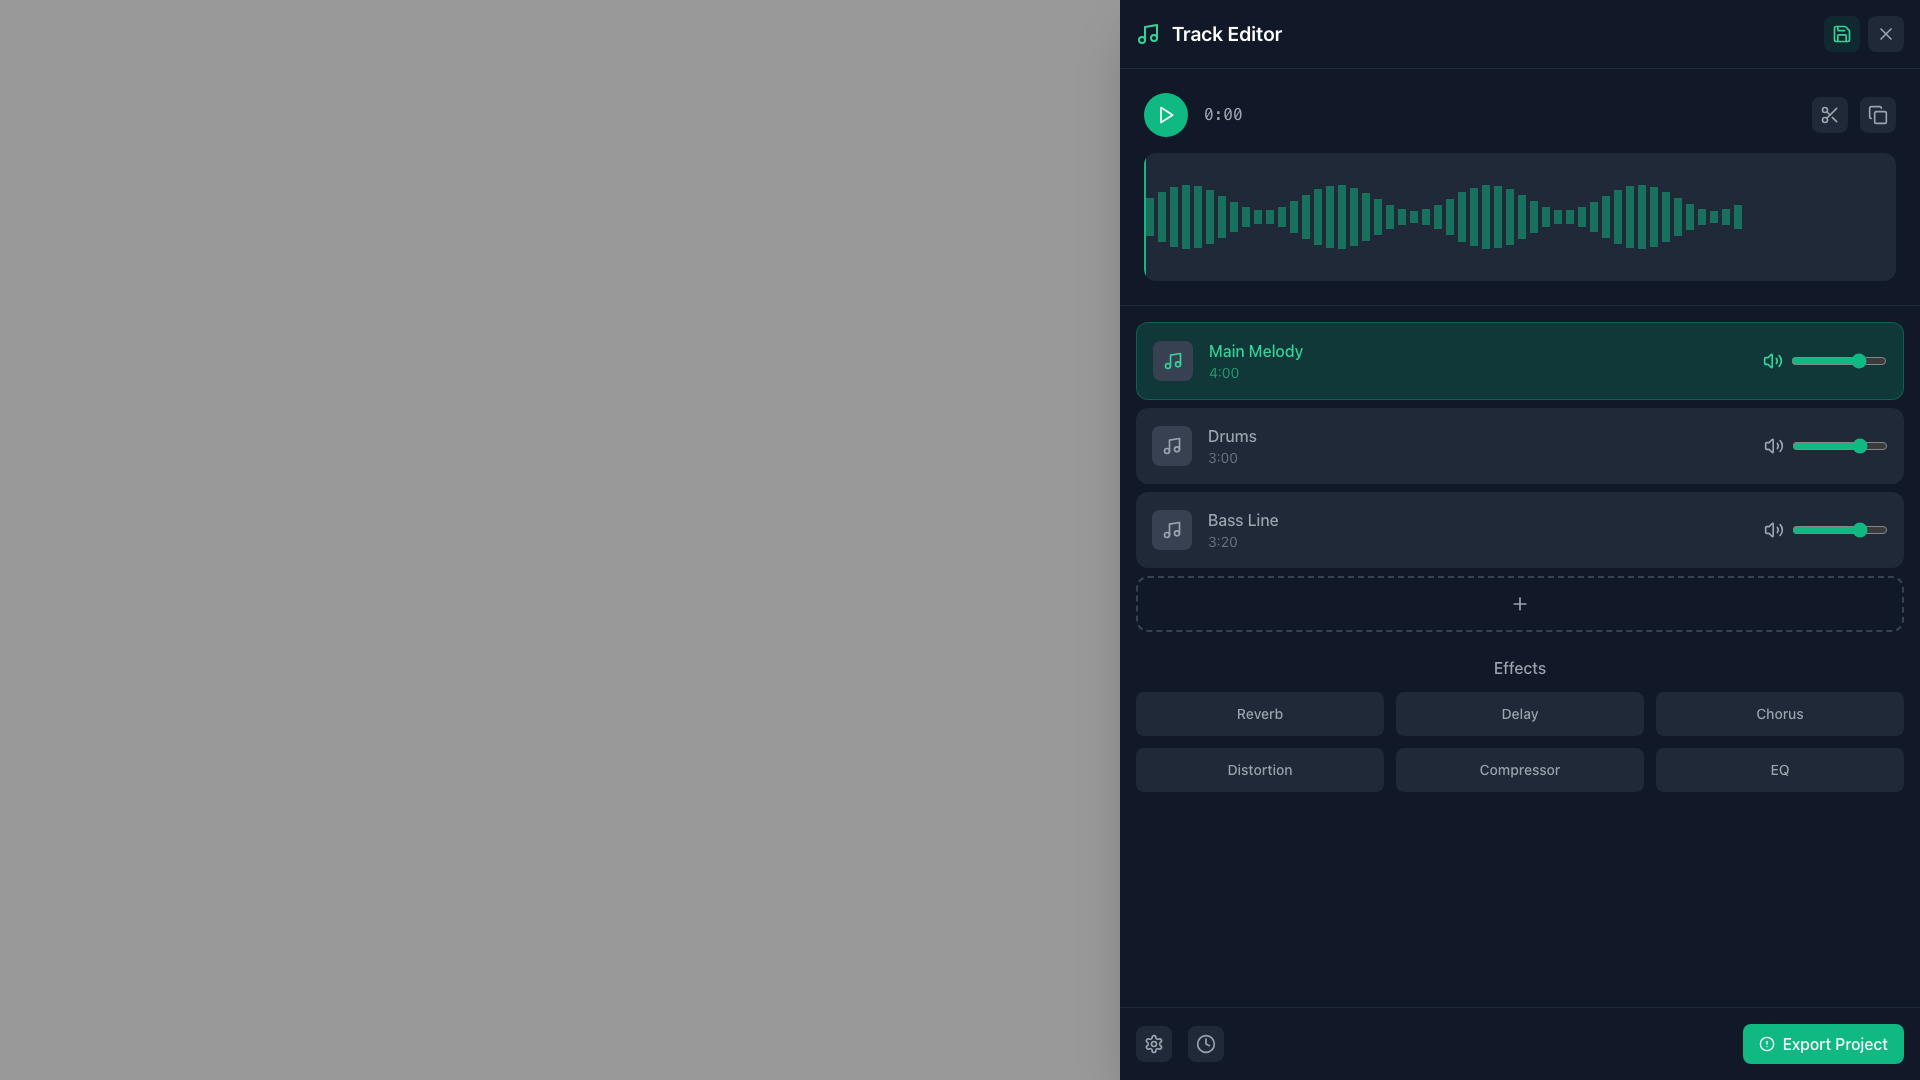 The height and width of the screenshot is (1080, 1920). Describe the element at coordinates (1256, 216) in the screenshot. I see `the 10th vertical green translucent bar in the waveform component of the Track Editor layout` at that location.